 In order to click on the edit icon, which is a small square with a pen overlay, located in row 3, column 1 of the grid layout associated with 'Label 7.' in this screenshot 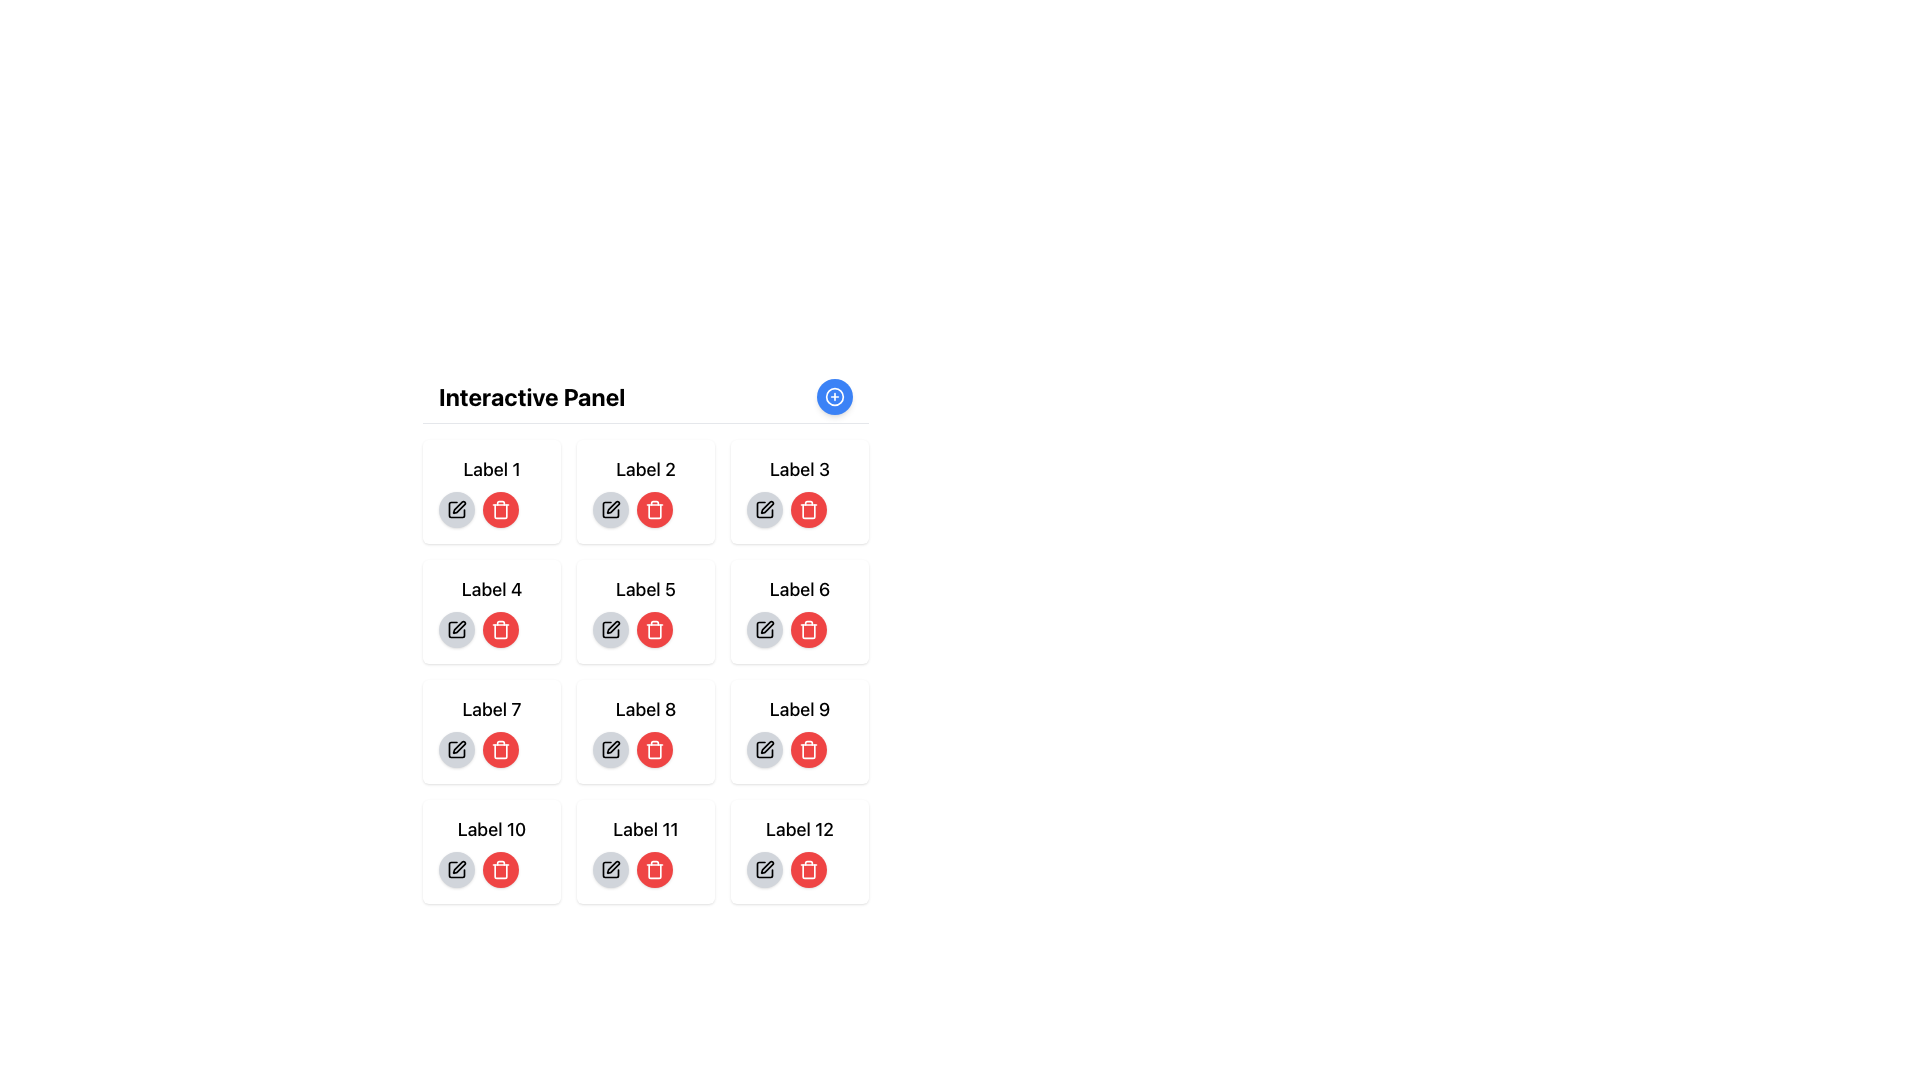, I will do `click(455, 749)`.